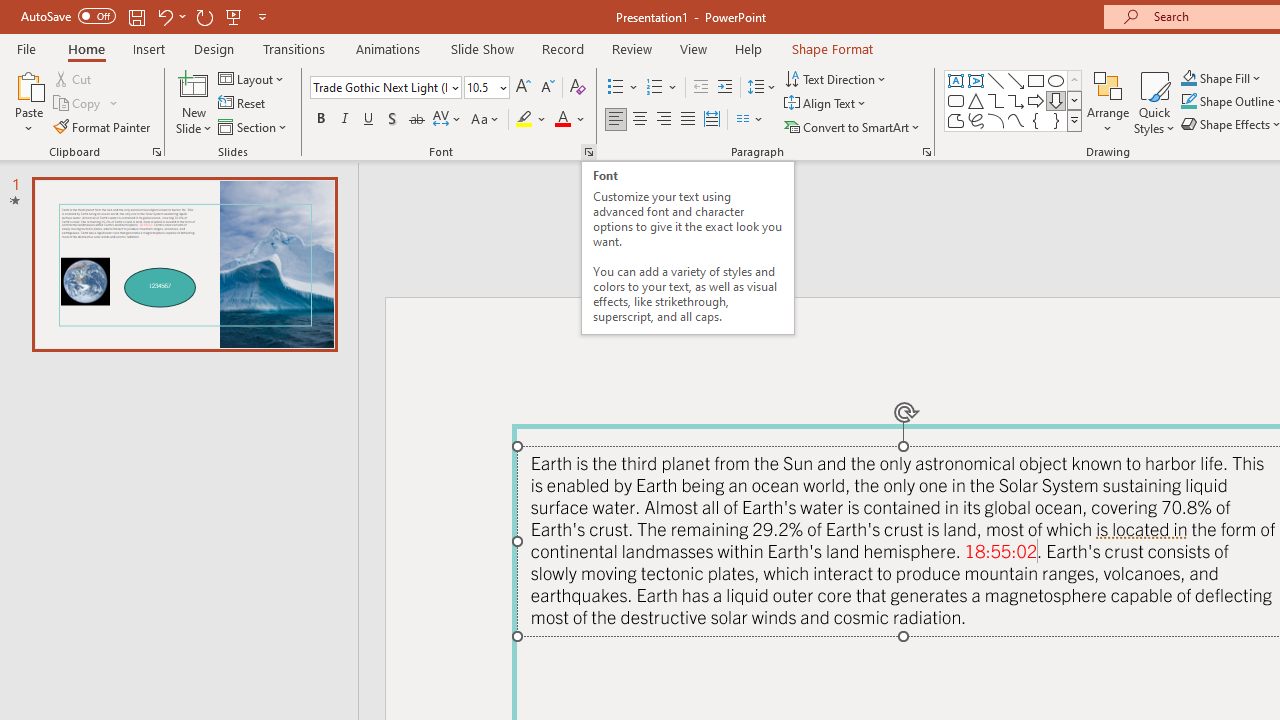  I want to click on 'Shadow', so click(392, 119).